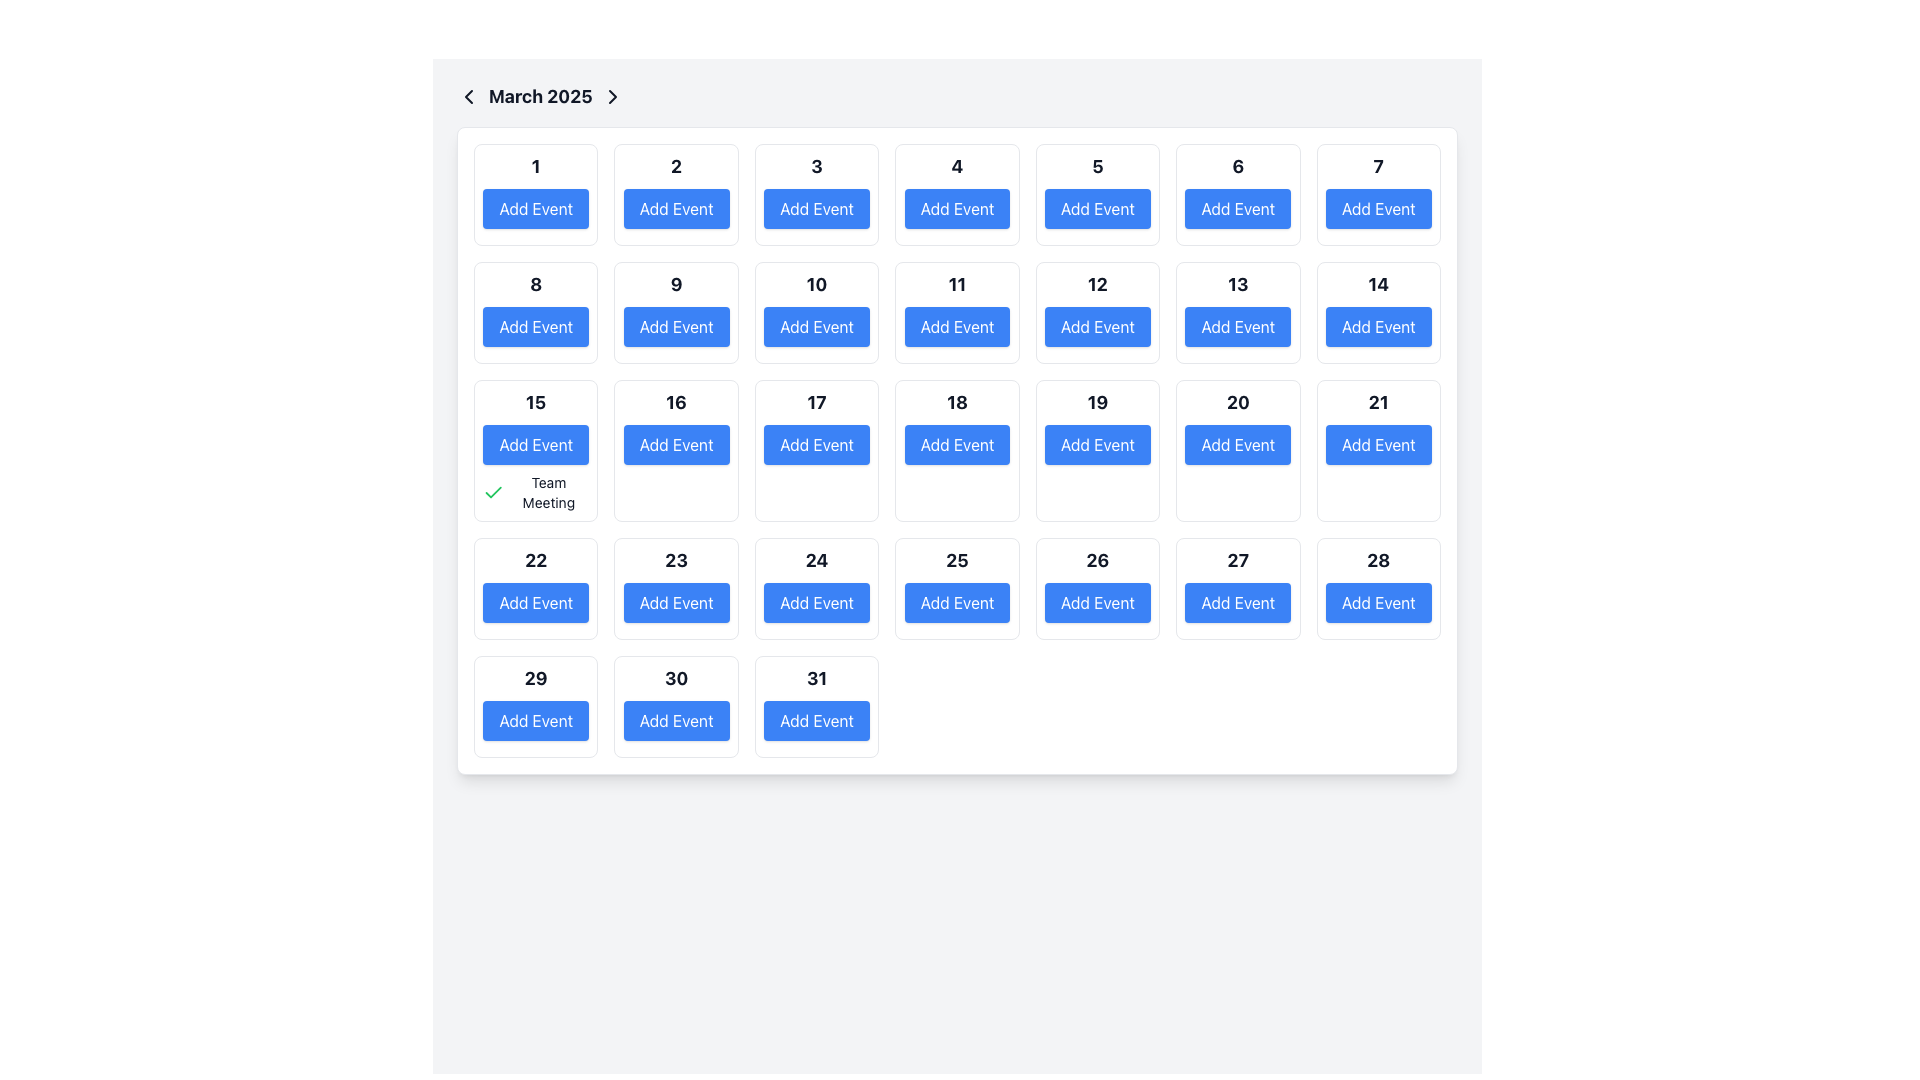 This screenshot has height=1080, width=1920. Describe the element at coordinates (956, 285) in the screenshot. I see `the static text element displaying the number '11' in the second row and fifth column of the calendar view` at that location.